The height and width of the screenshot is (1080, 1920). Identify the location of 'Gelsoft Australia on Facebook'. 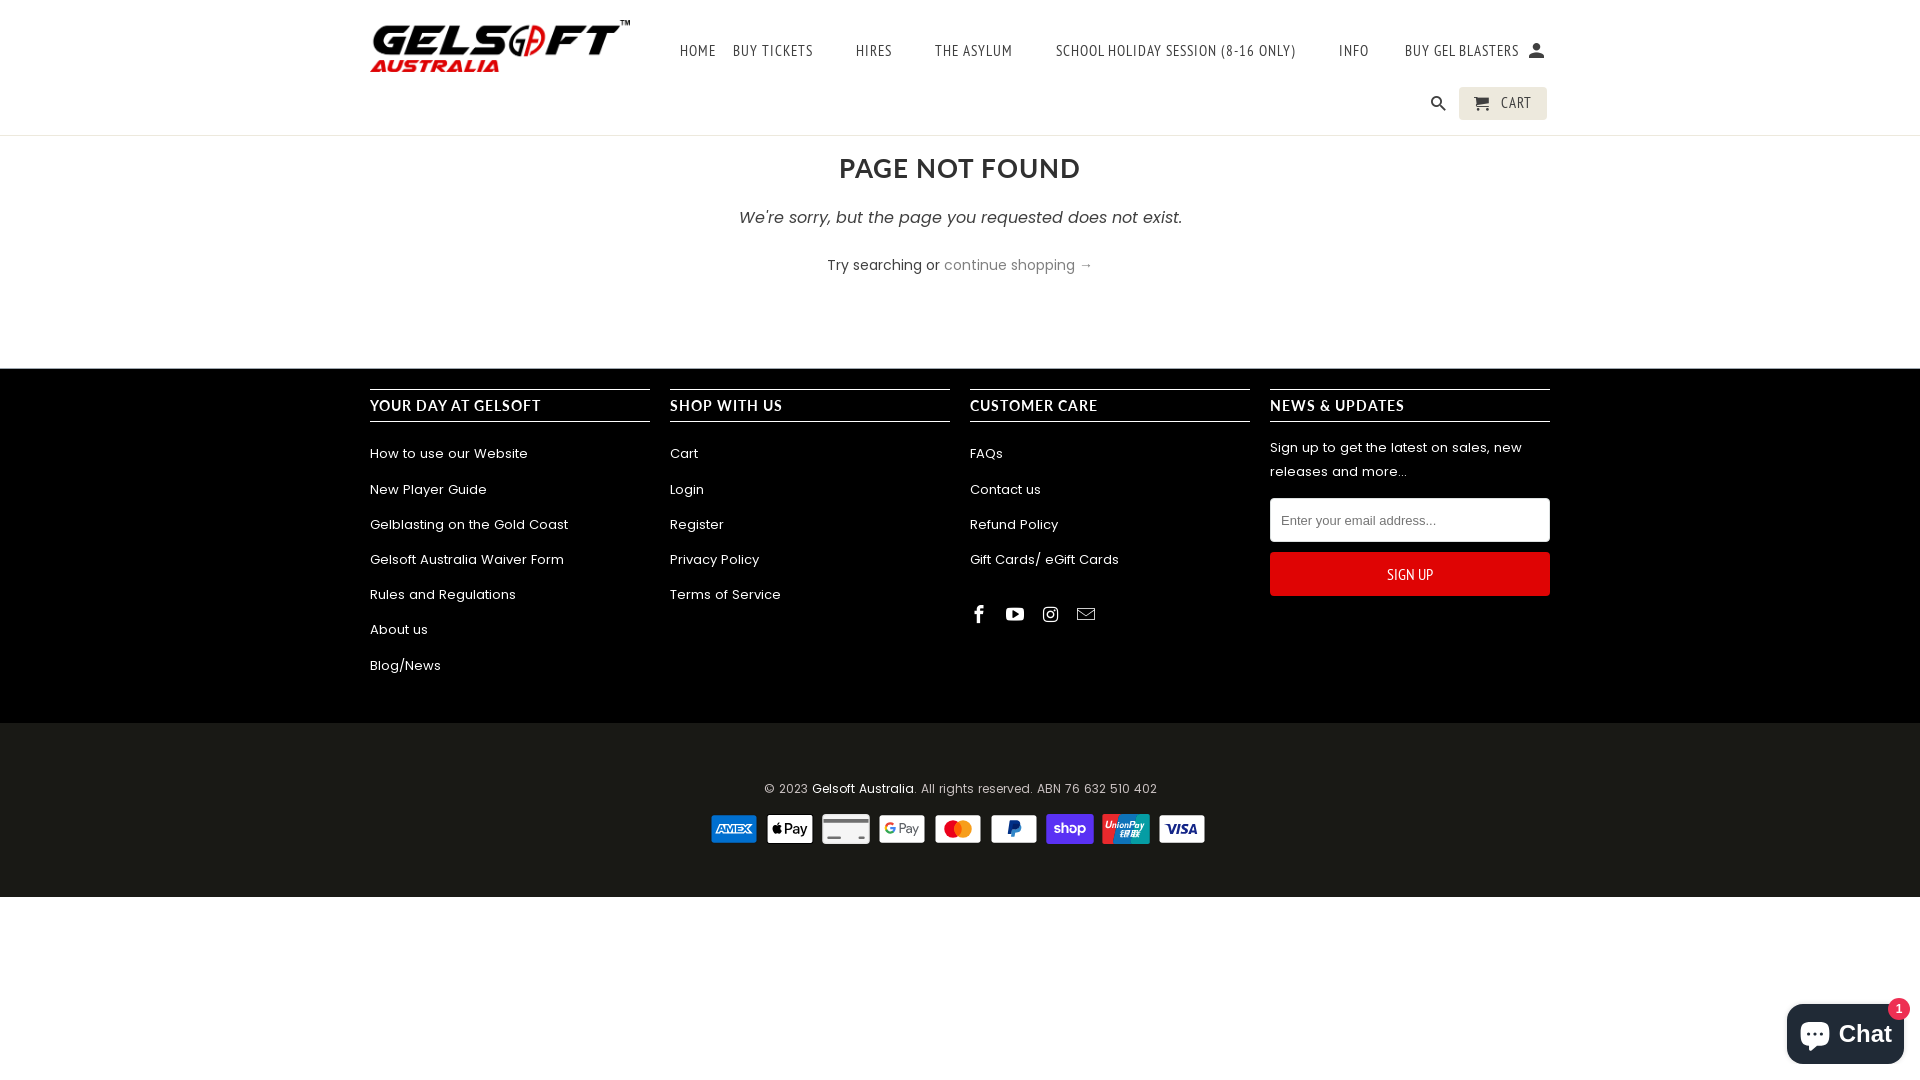
(980, 613).